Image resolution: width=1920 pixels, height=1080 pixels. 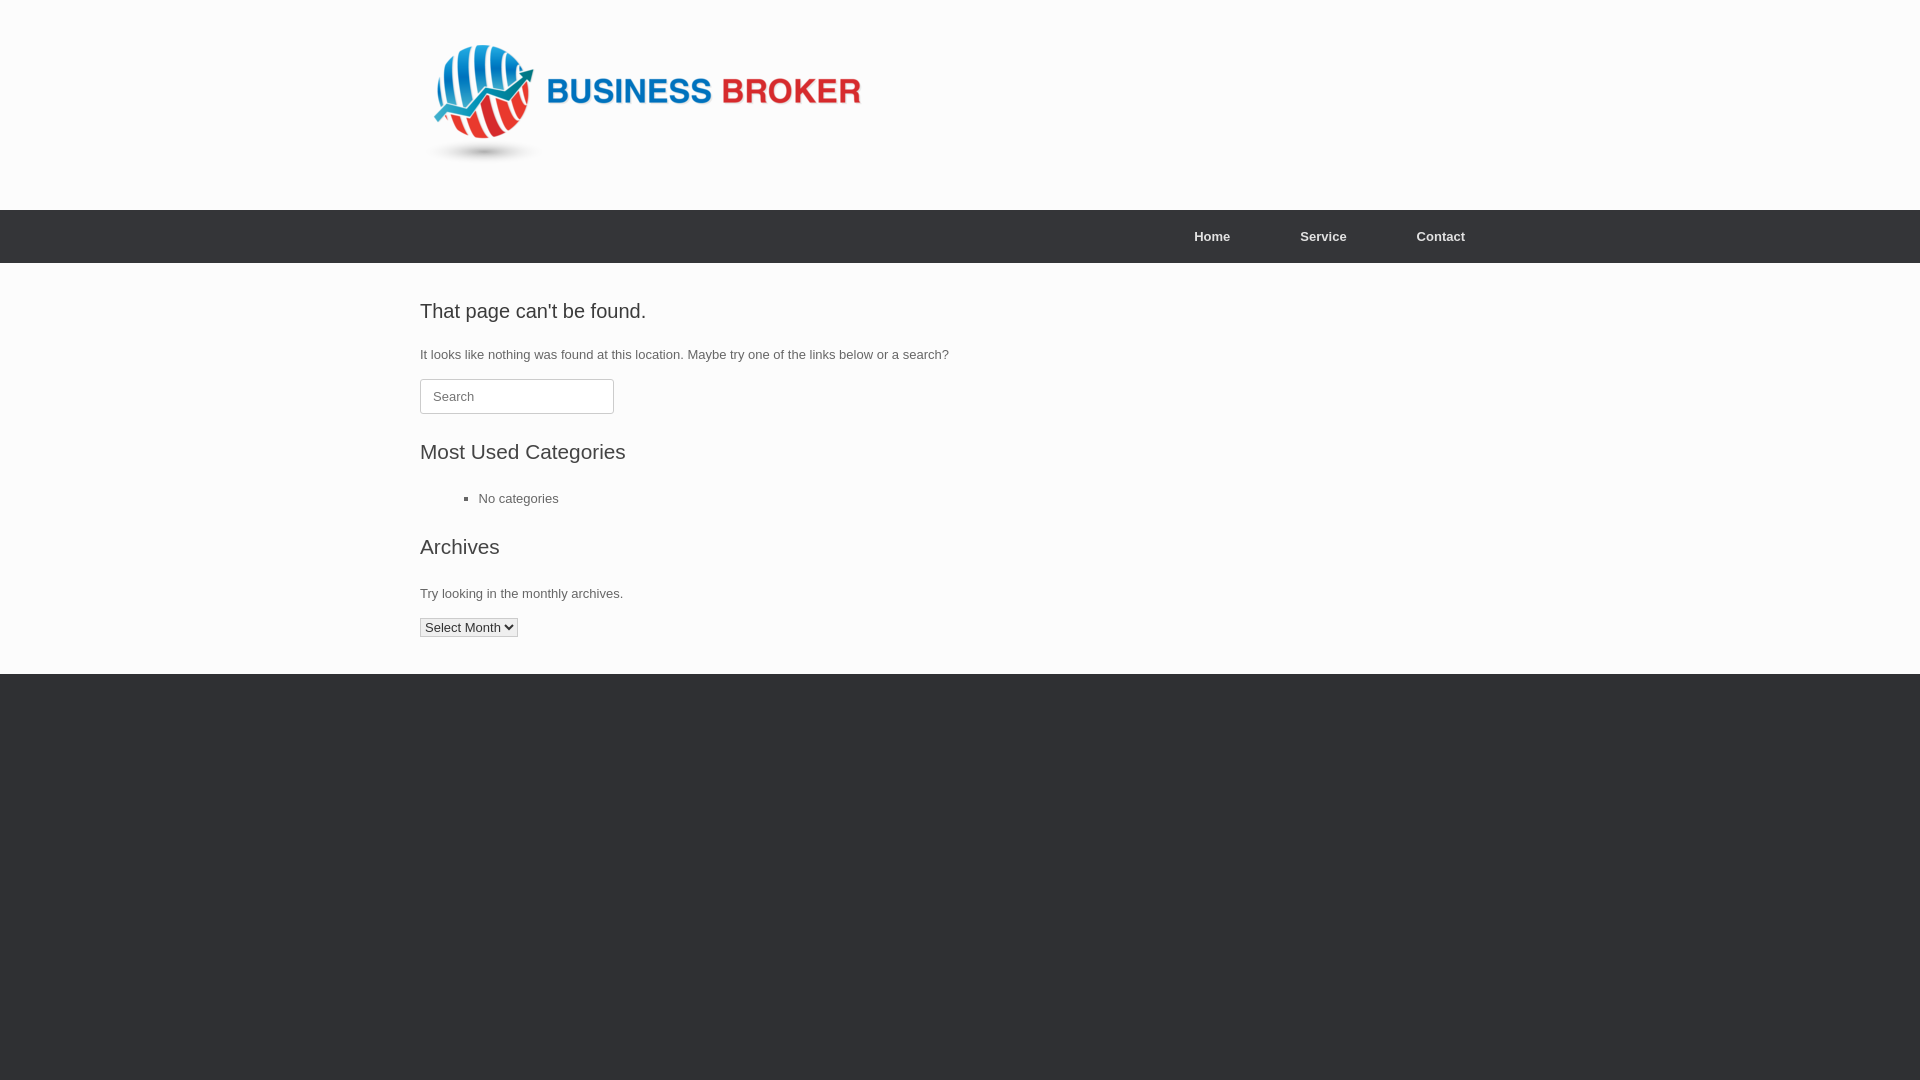 What do you see at coordinates (1440, 235) in the screenshot?
I see `'Contact'` at bounding box center [1440, 235].